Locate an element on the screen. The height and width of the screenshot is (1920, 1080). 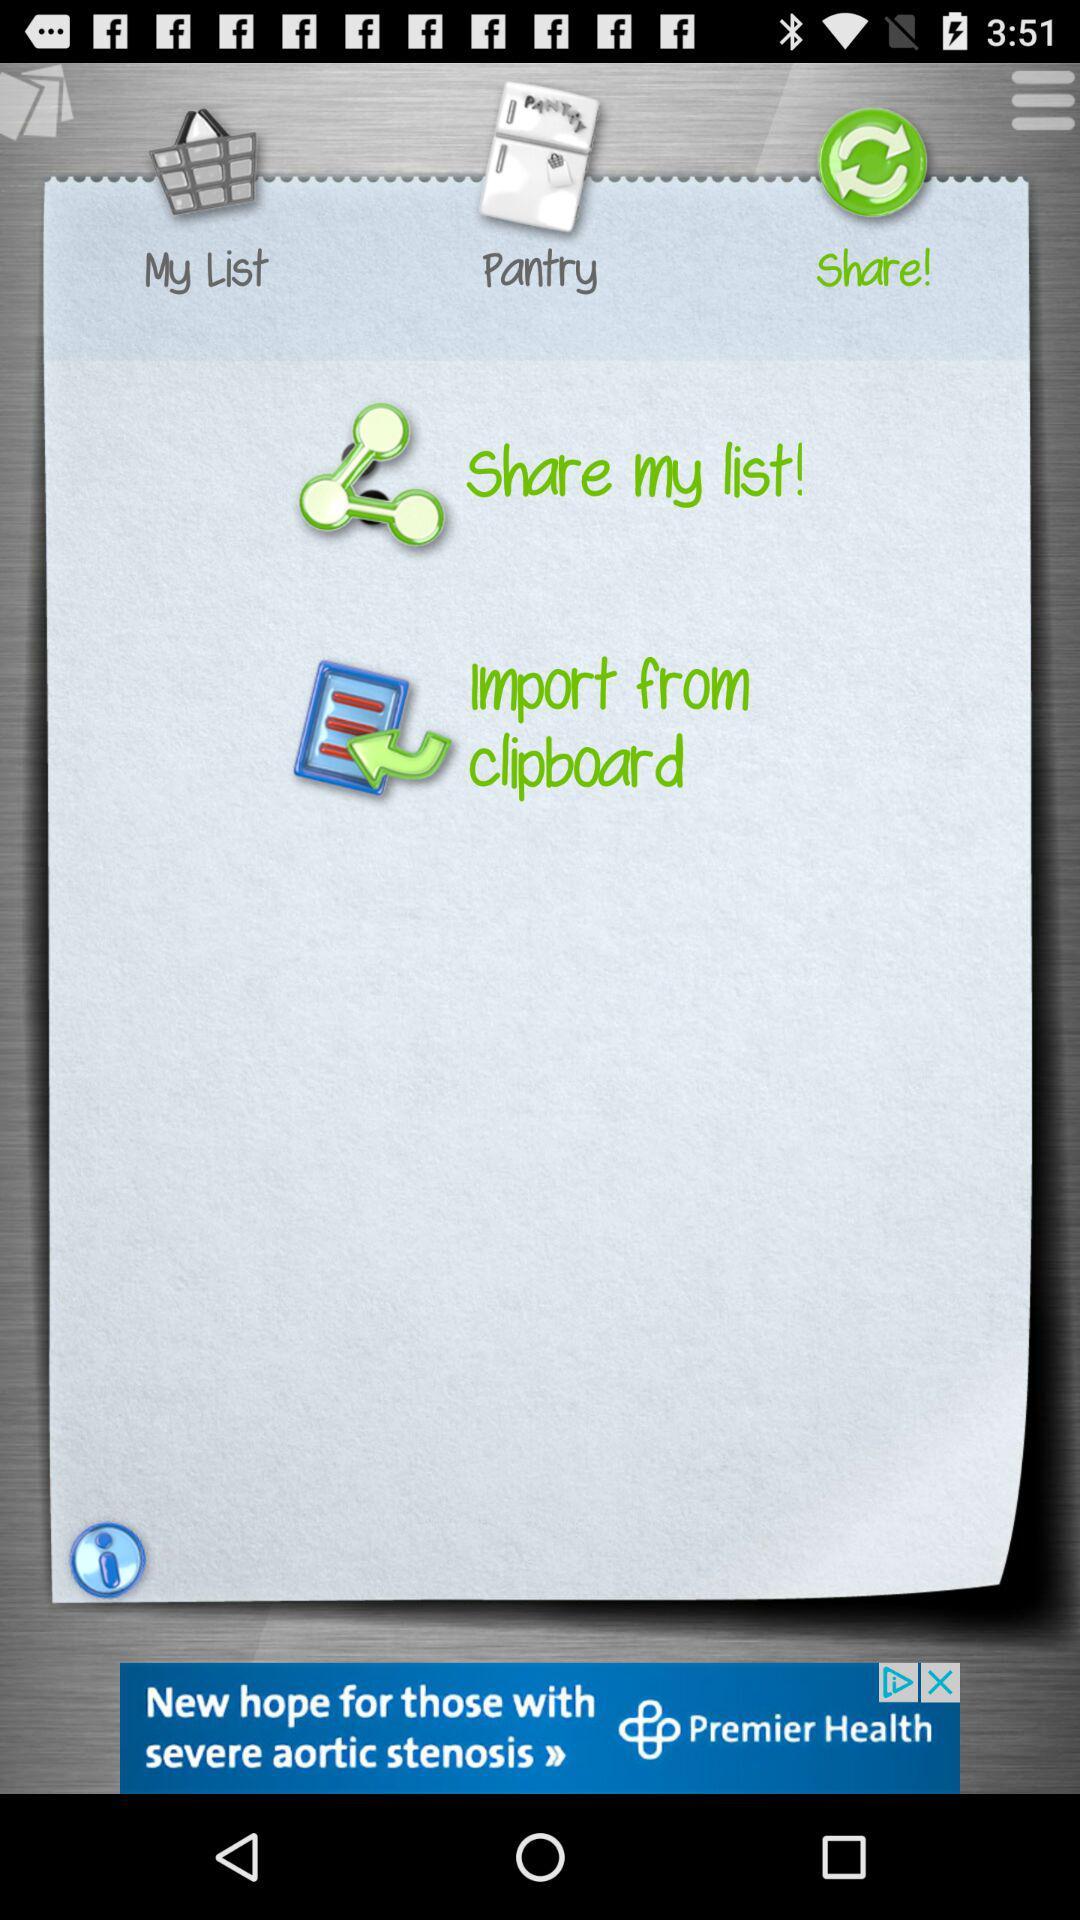
click the share option is located at coordinates (871, 165).